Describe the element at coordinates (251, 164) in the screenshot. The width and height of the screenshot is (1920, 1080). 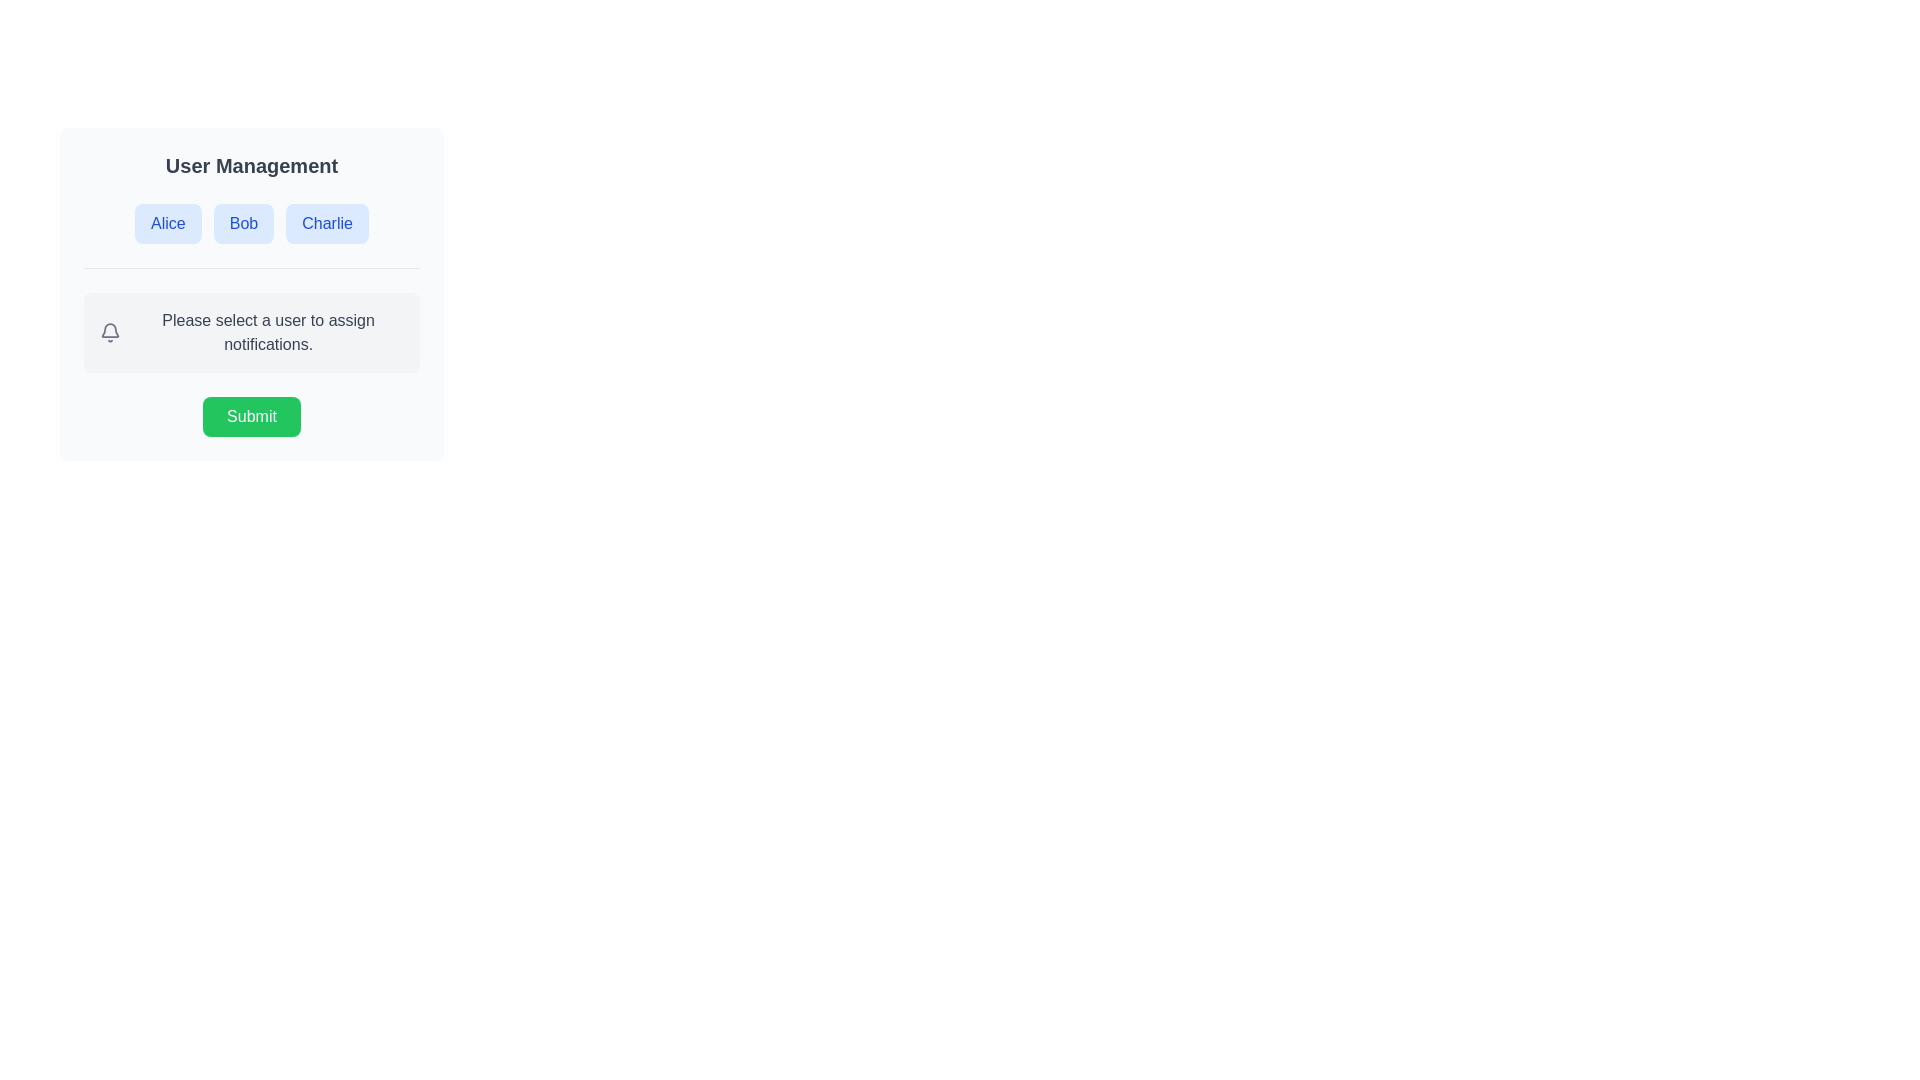
I see `the 'User Management' text label, which serves as the heading for the section above selectable options` at that location.